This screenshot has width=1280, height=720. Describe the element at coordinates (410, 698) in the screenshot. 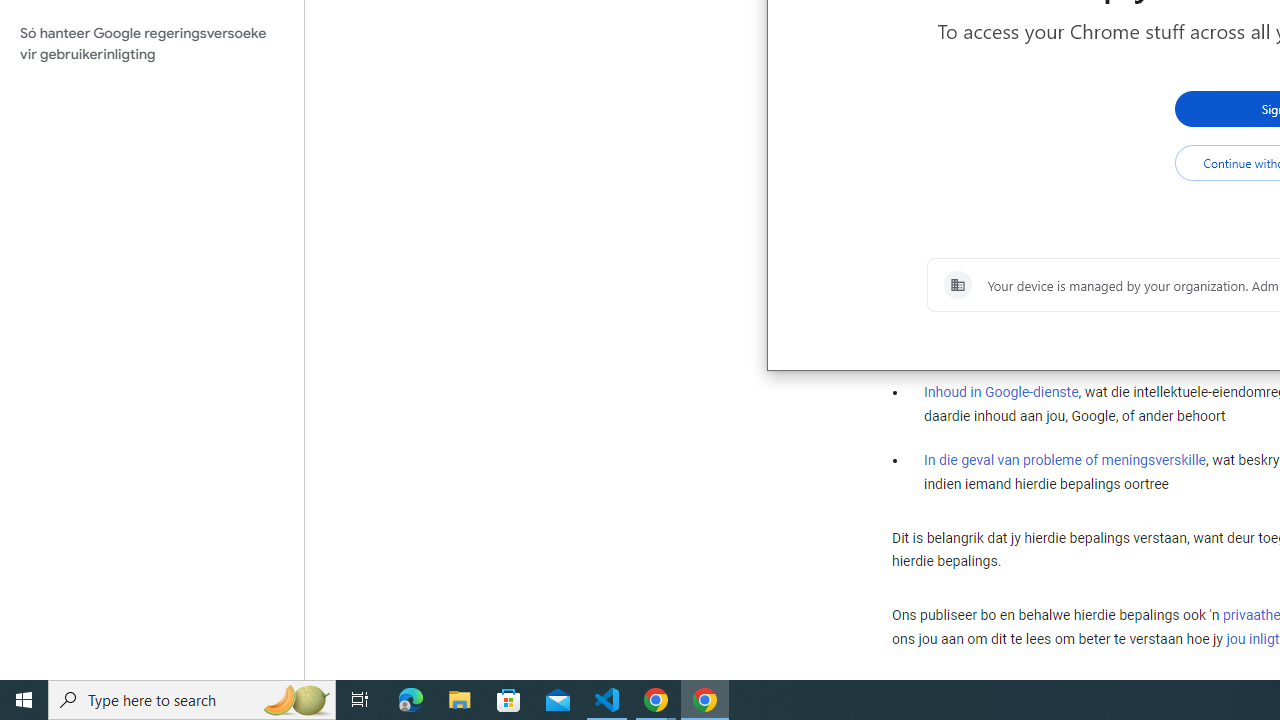

I see `'Microsoft Edge'` at that location.